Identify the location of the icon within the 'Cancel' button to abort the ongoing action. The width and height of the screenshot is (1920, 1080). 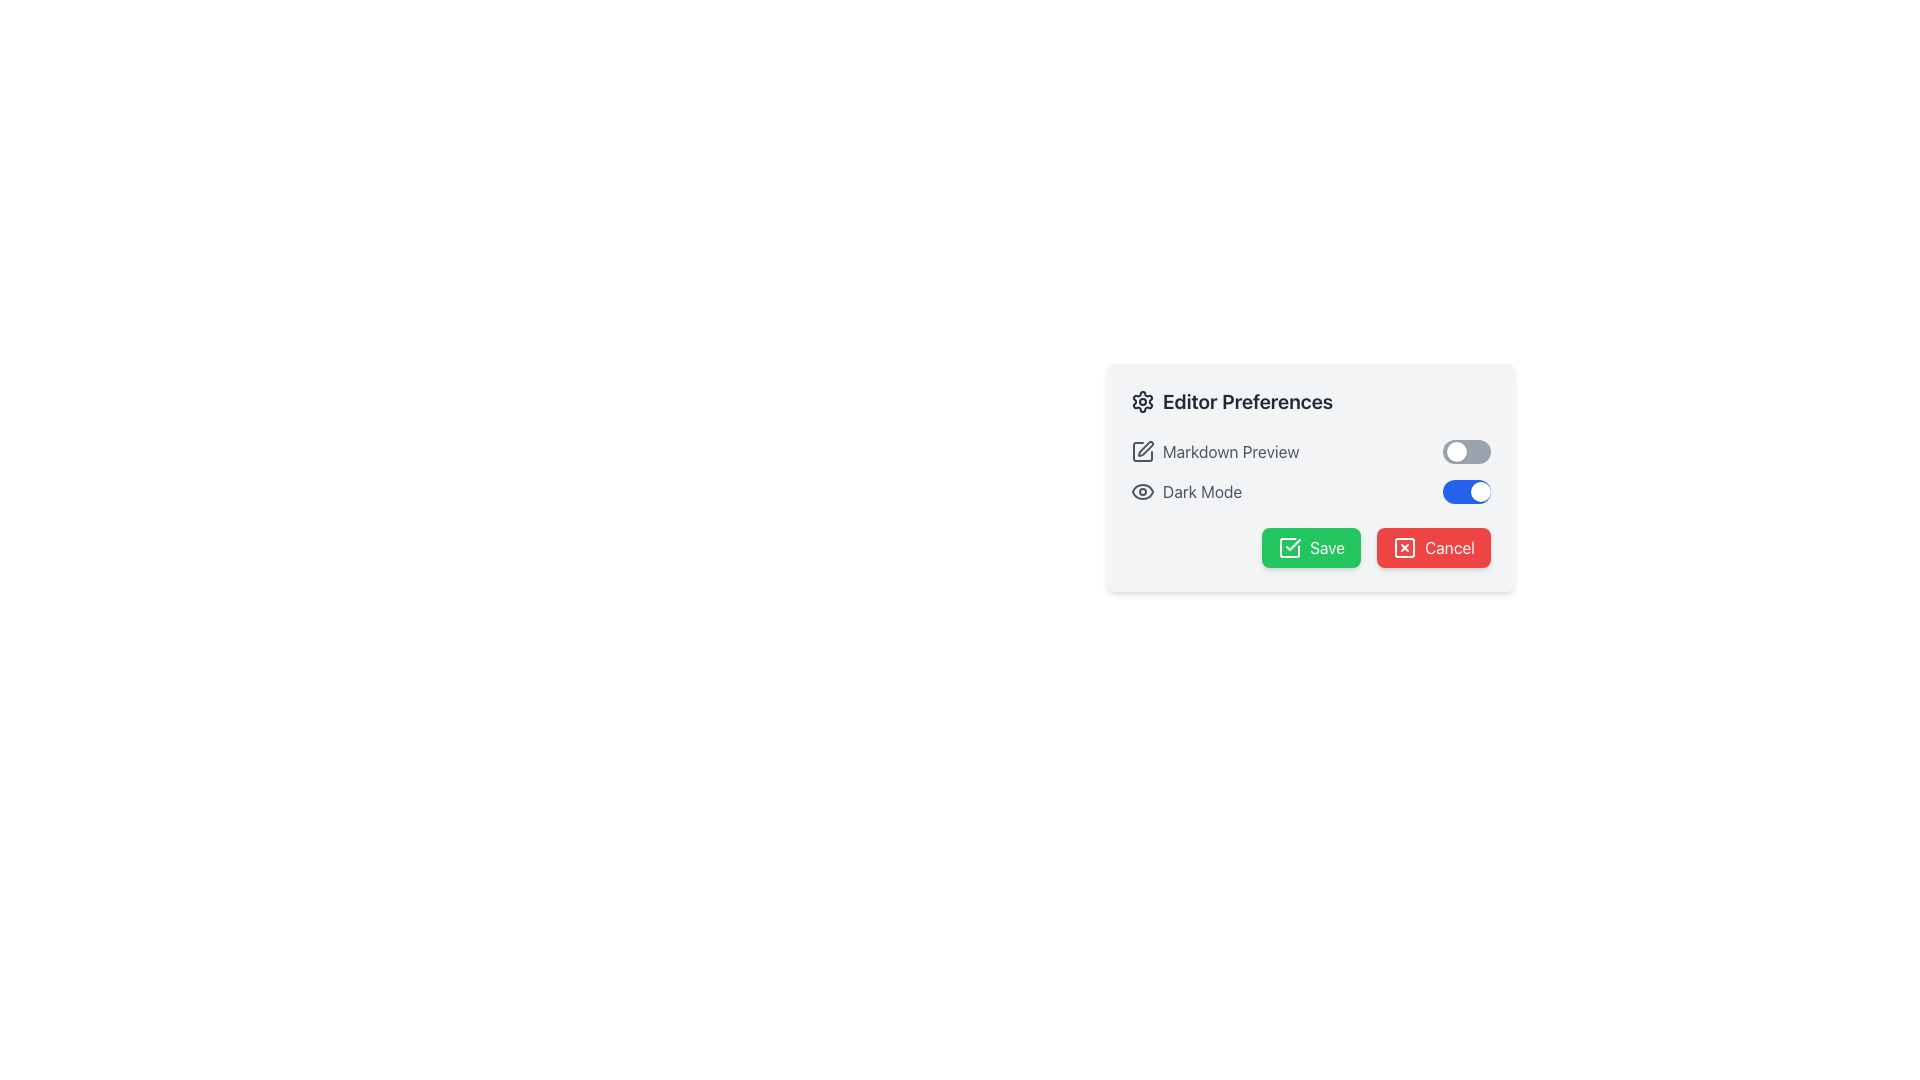
(1404, 547).